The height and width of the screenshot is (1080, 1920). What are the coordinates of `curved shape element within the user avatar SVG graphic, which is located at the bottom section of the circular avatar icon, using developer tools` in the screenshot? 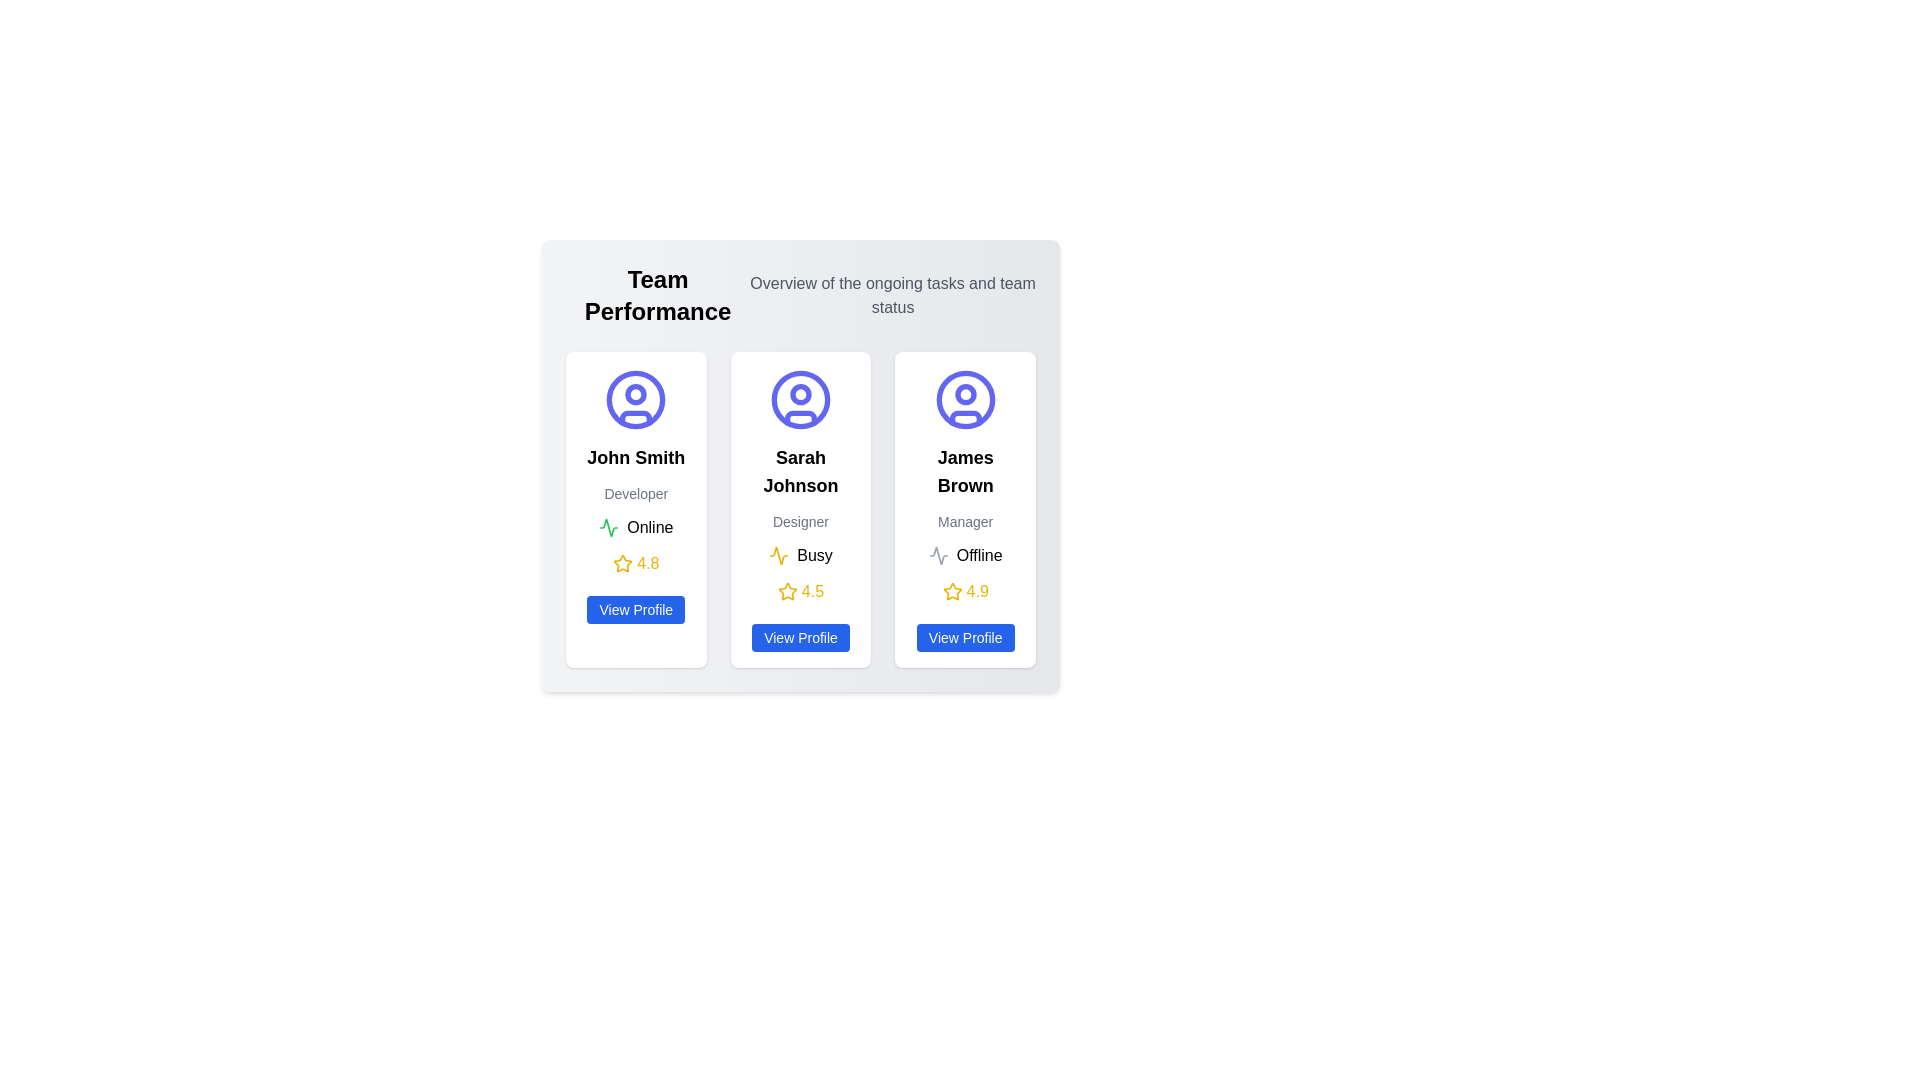 It's located at (635, 417).